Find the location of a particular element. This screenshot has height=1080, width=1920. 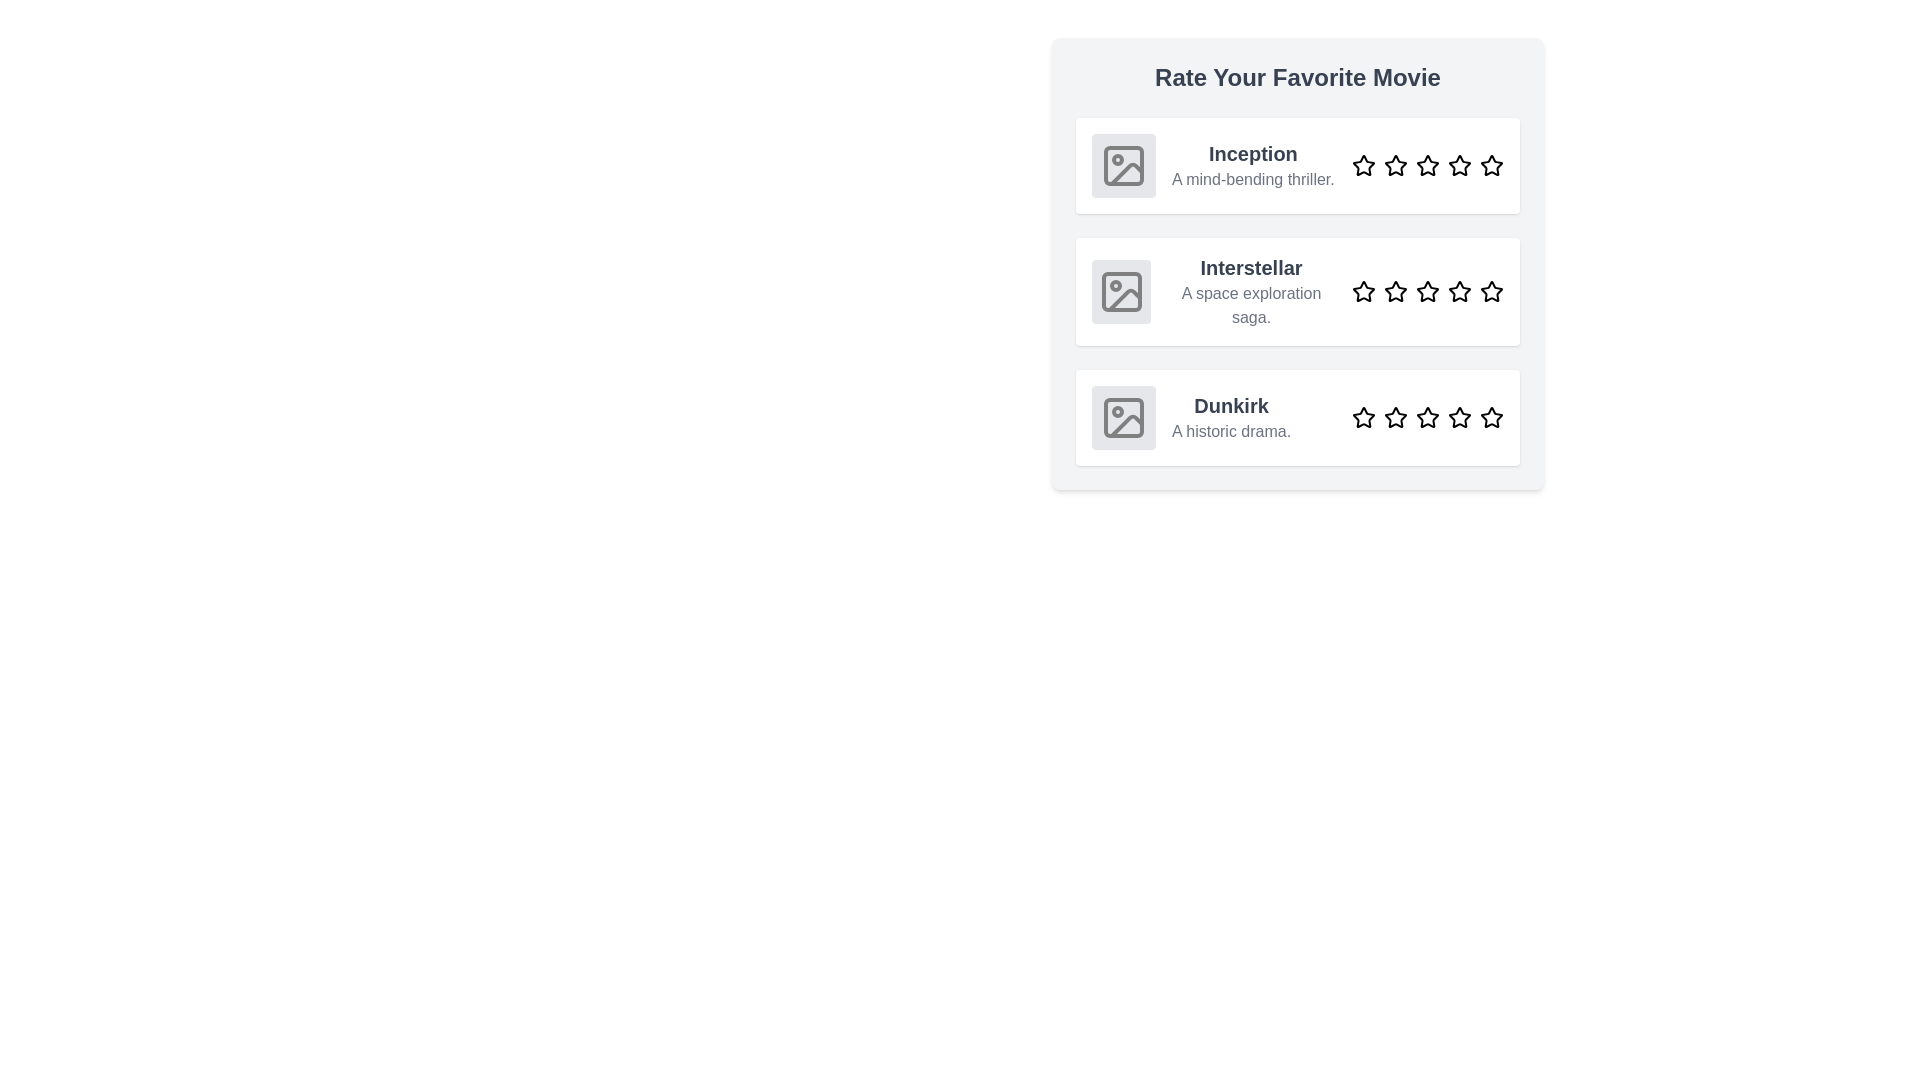

the 'Dunkirk' text label, which serves as the title of the third movie in a vertical list of movie options for user rating is located at coordinates (1230, 405).